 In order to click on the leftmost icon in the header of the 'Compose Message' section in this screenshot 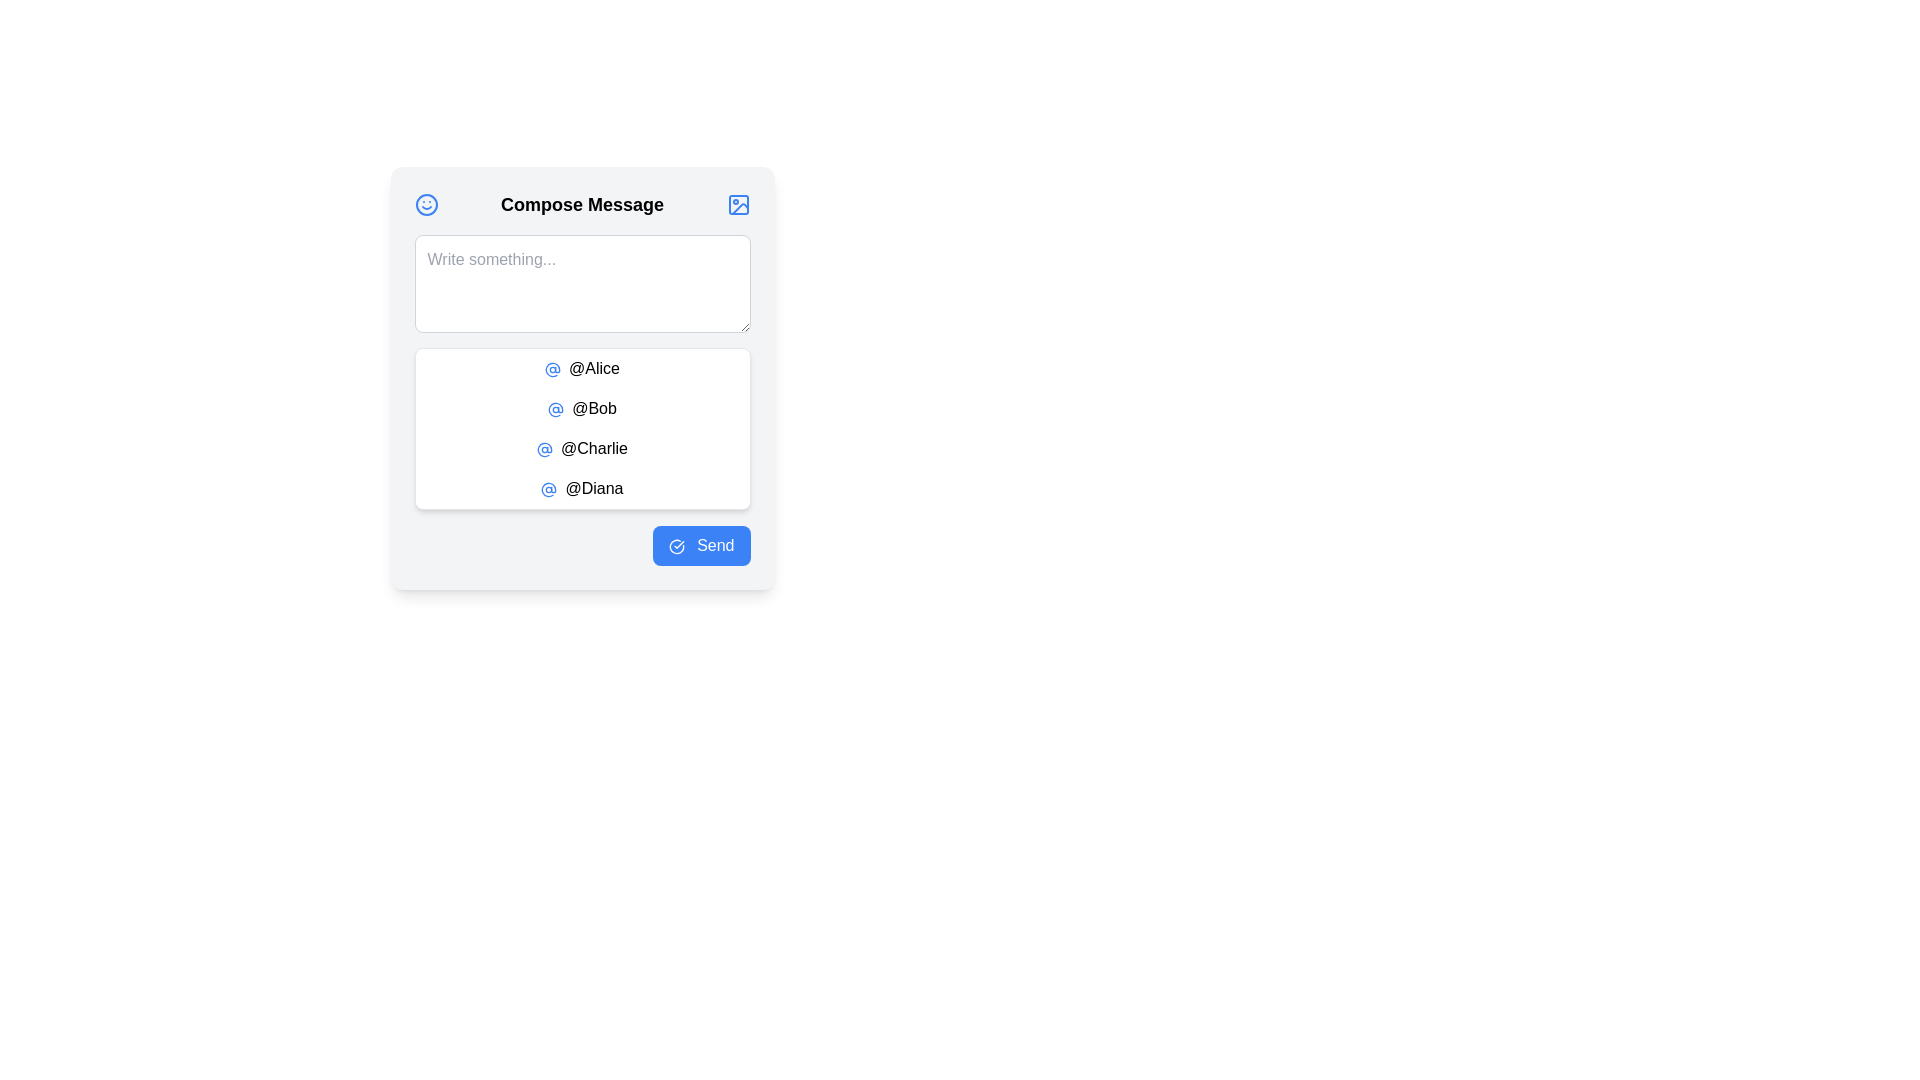, I will do `click(425, 204)`.